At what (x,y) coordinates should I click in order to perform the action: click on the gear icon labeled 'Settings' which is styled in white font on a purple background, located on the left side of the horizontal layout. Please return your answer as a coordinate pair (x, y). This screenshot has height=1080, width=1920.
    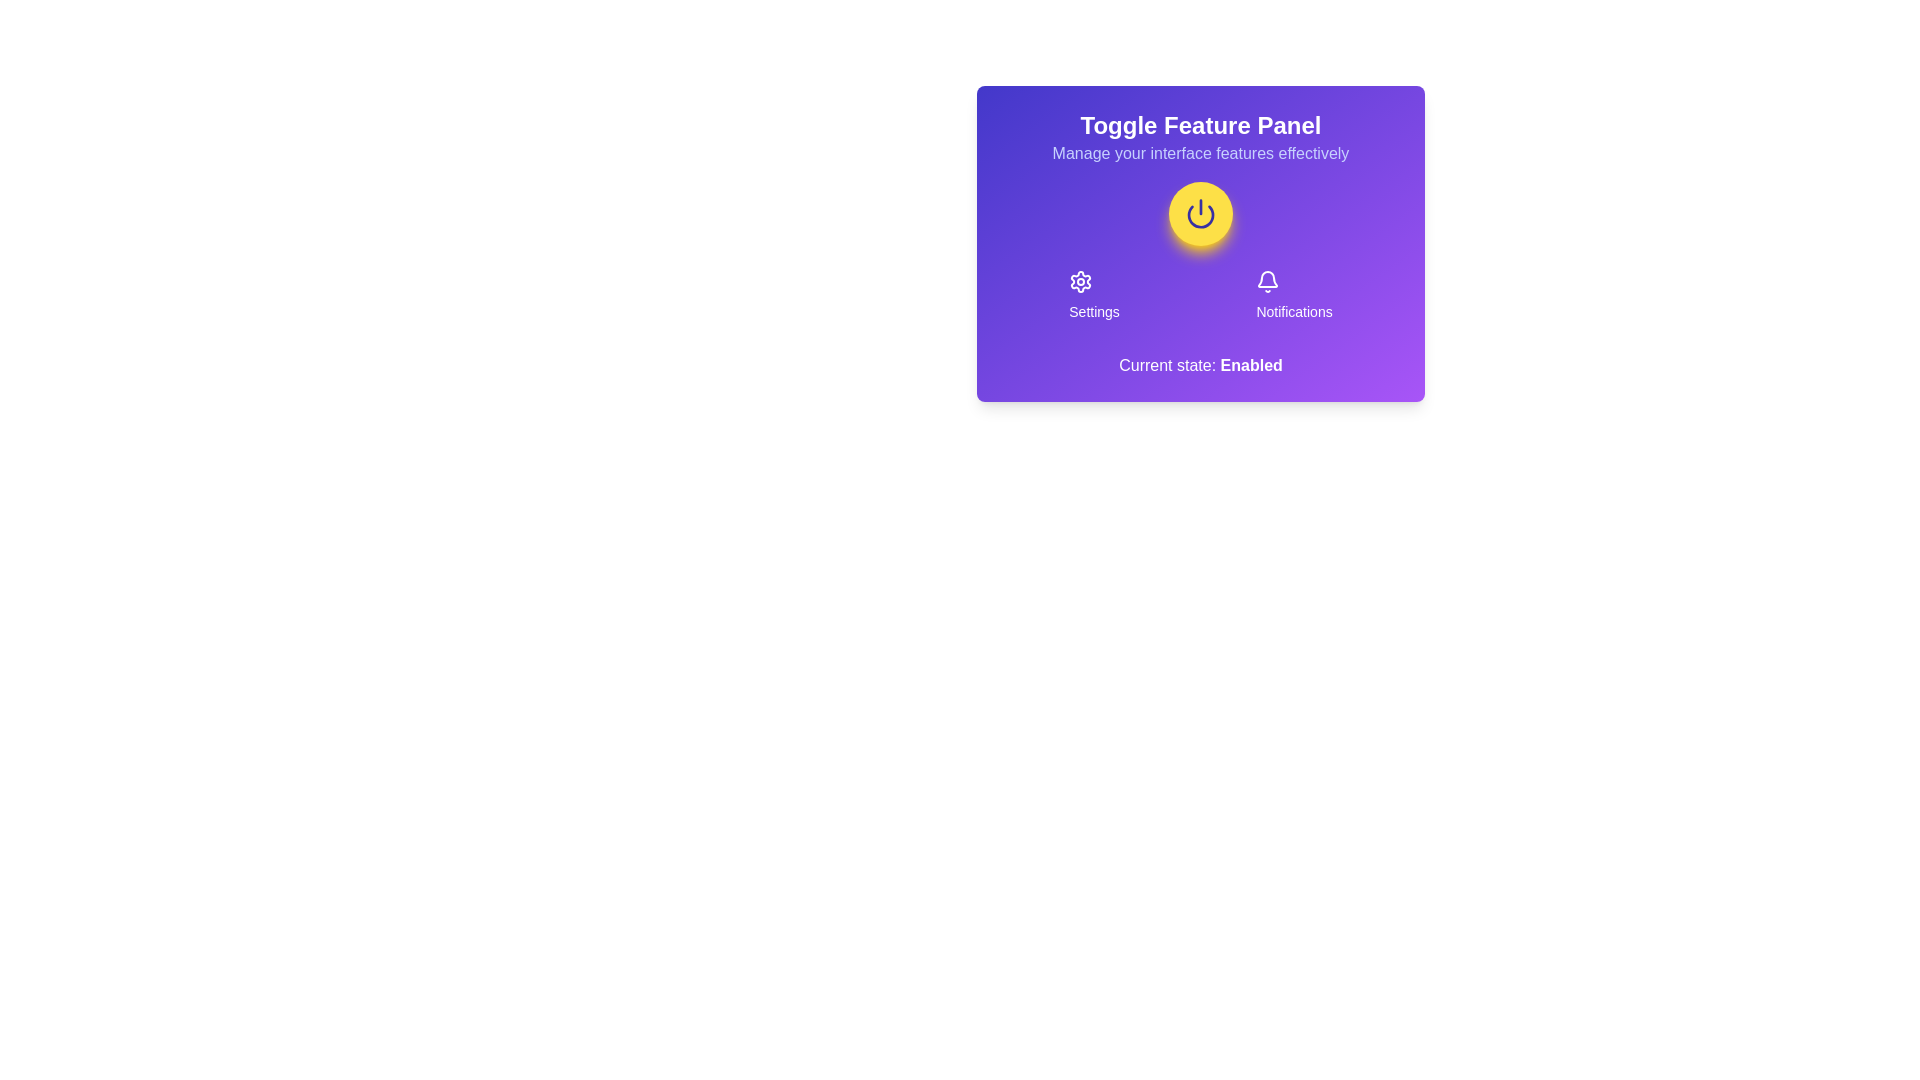
    Looking at the image, I should click on (1093, 296).